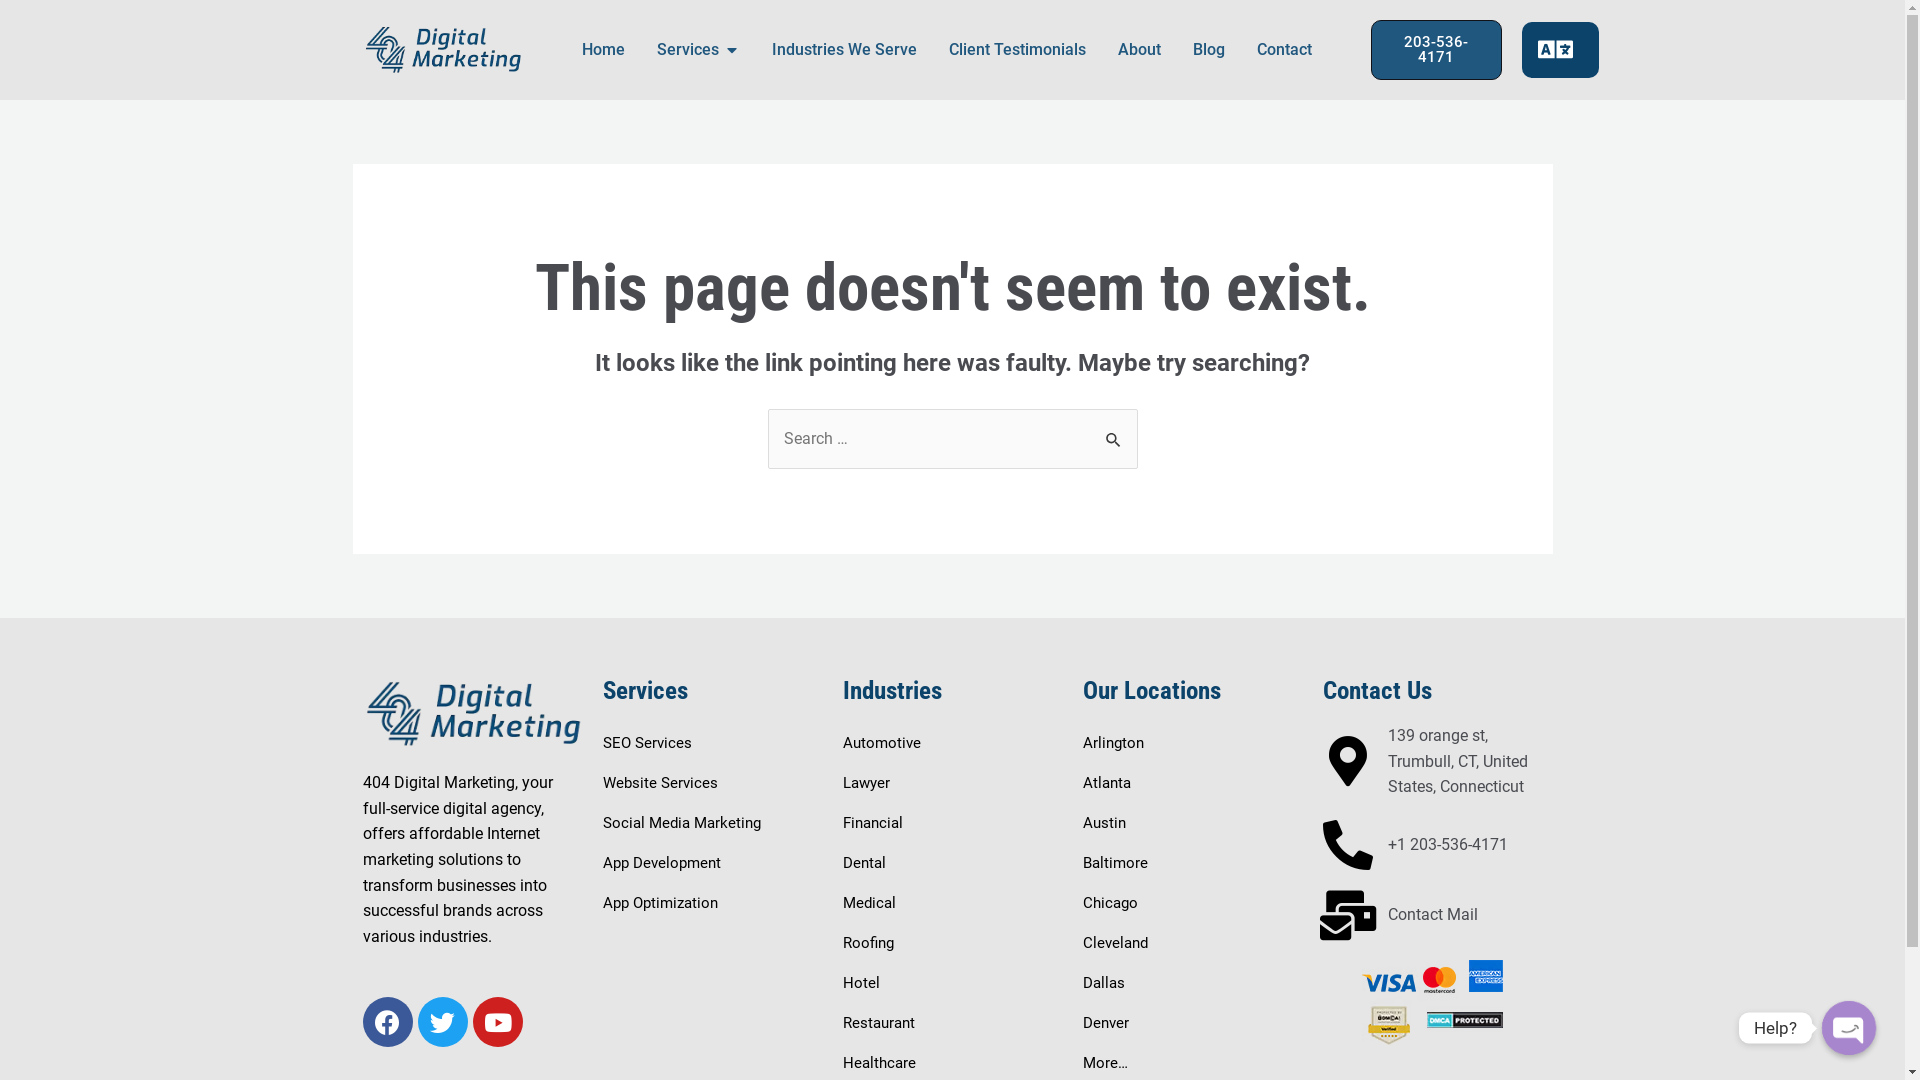 The height and width of the screenshot is (1080, 1920). What do you see at coordinates (1016, 49) in the screenshot?
I see `'Client Testimonials'` at bounding box center [1016, 49].